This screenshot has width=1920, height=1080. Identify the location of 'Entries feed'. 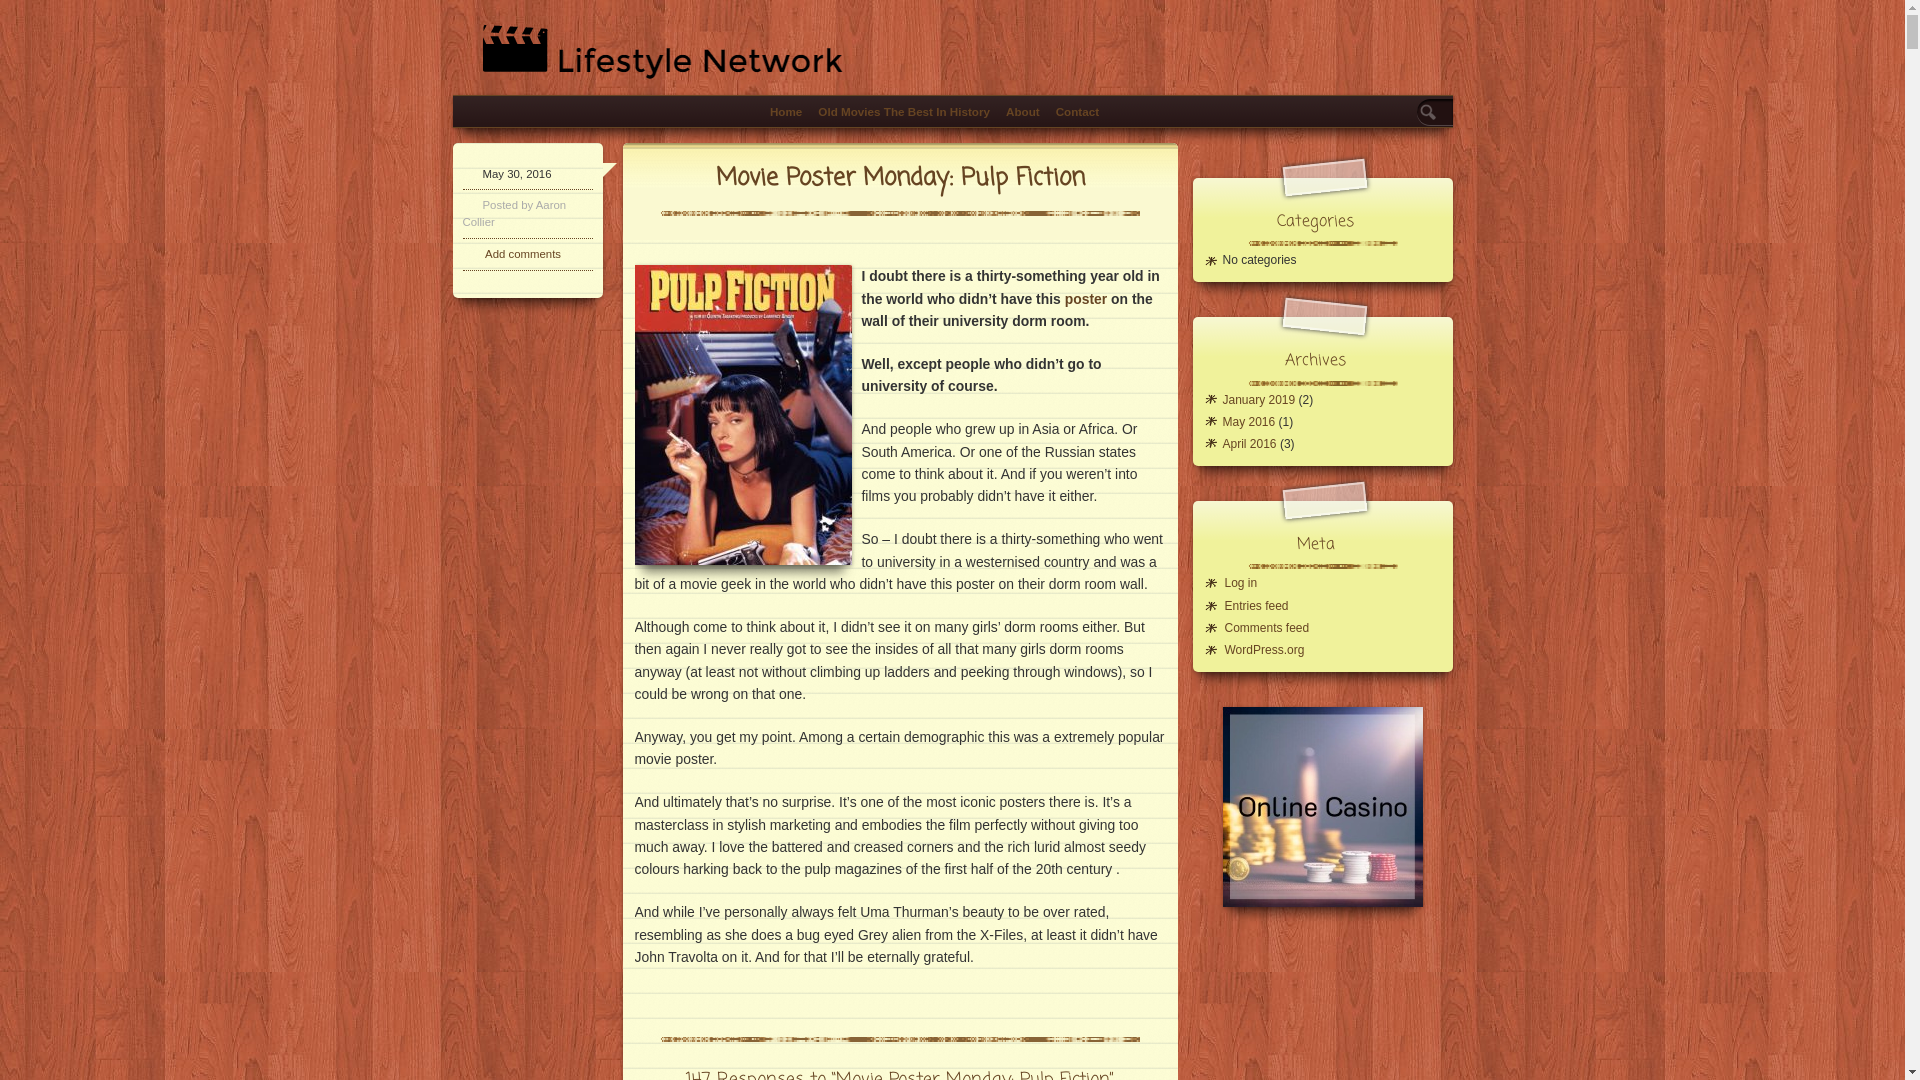
(1255, 604).